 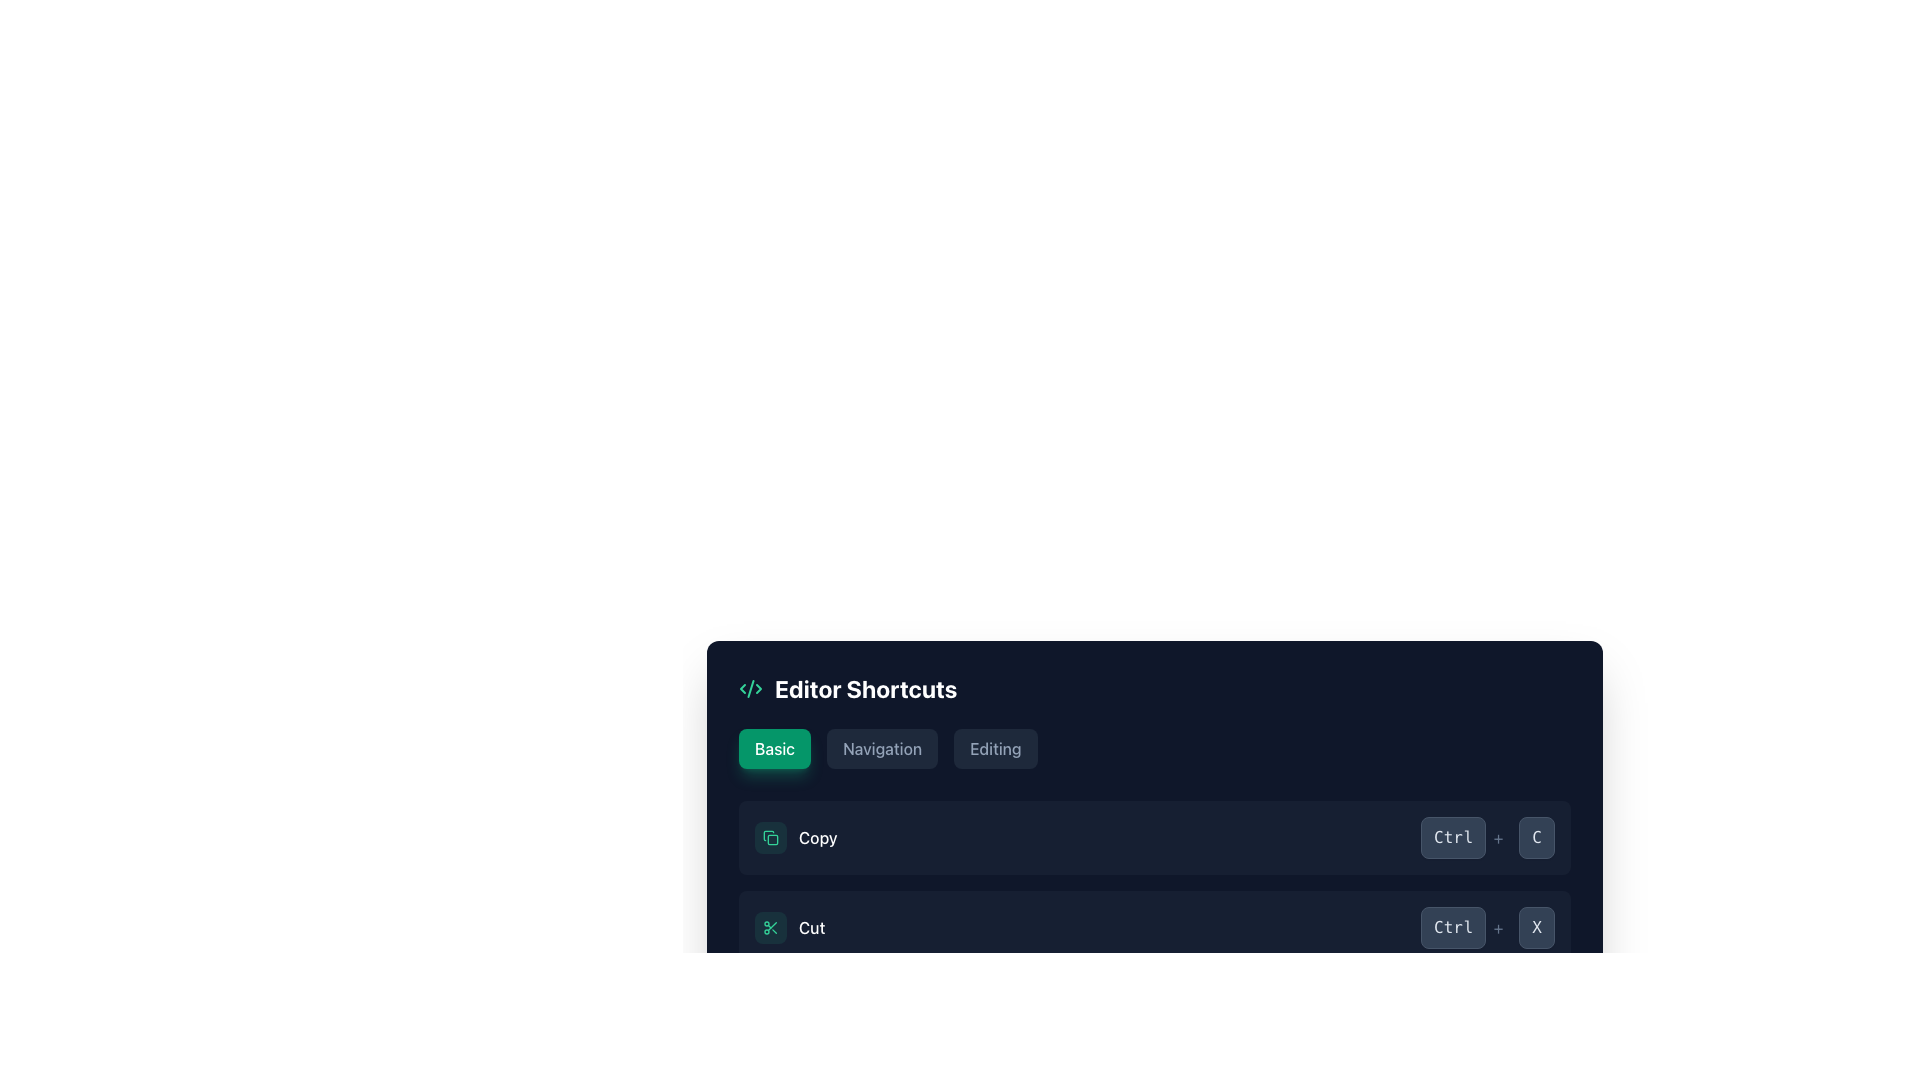 I want to click on text label 'Basic' located inside the button at the top-left area of the 'Editor Shortcuts' panel, so click(x=774, y=748).